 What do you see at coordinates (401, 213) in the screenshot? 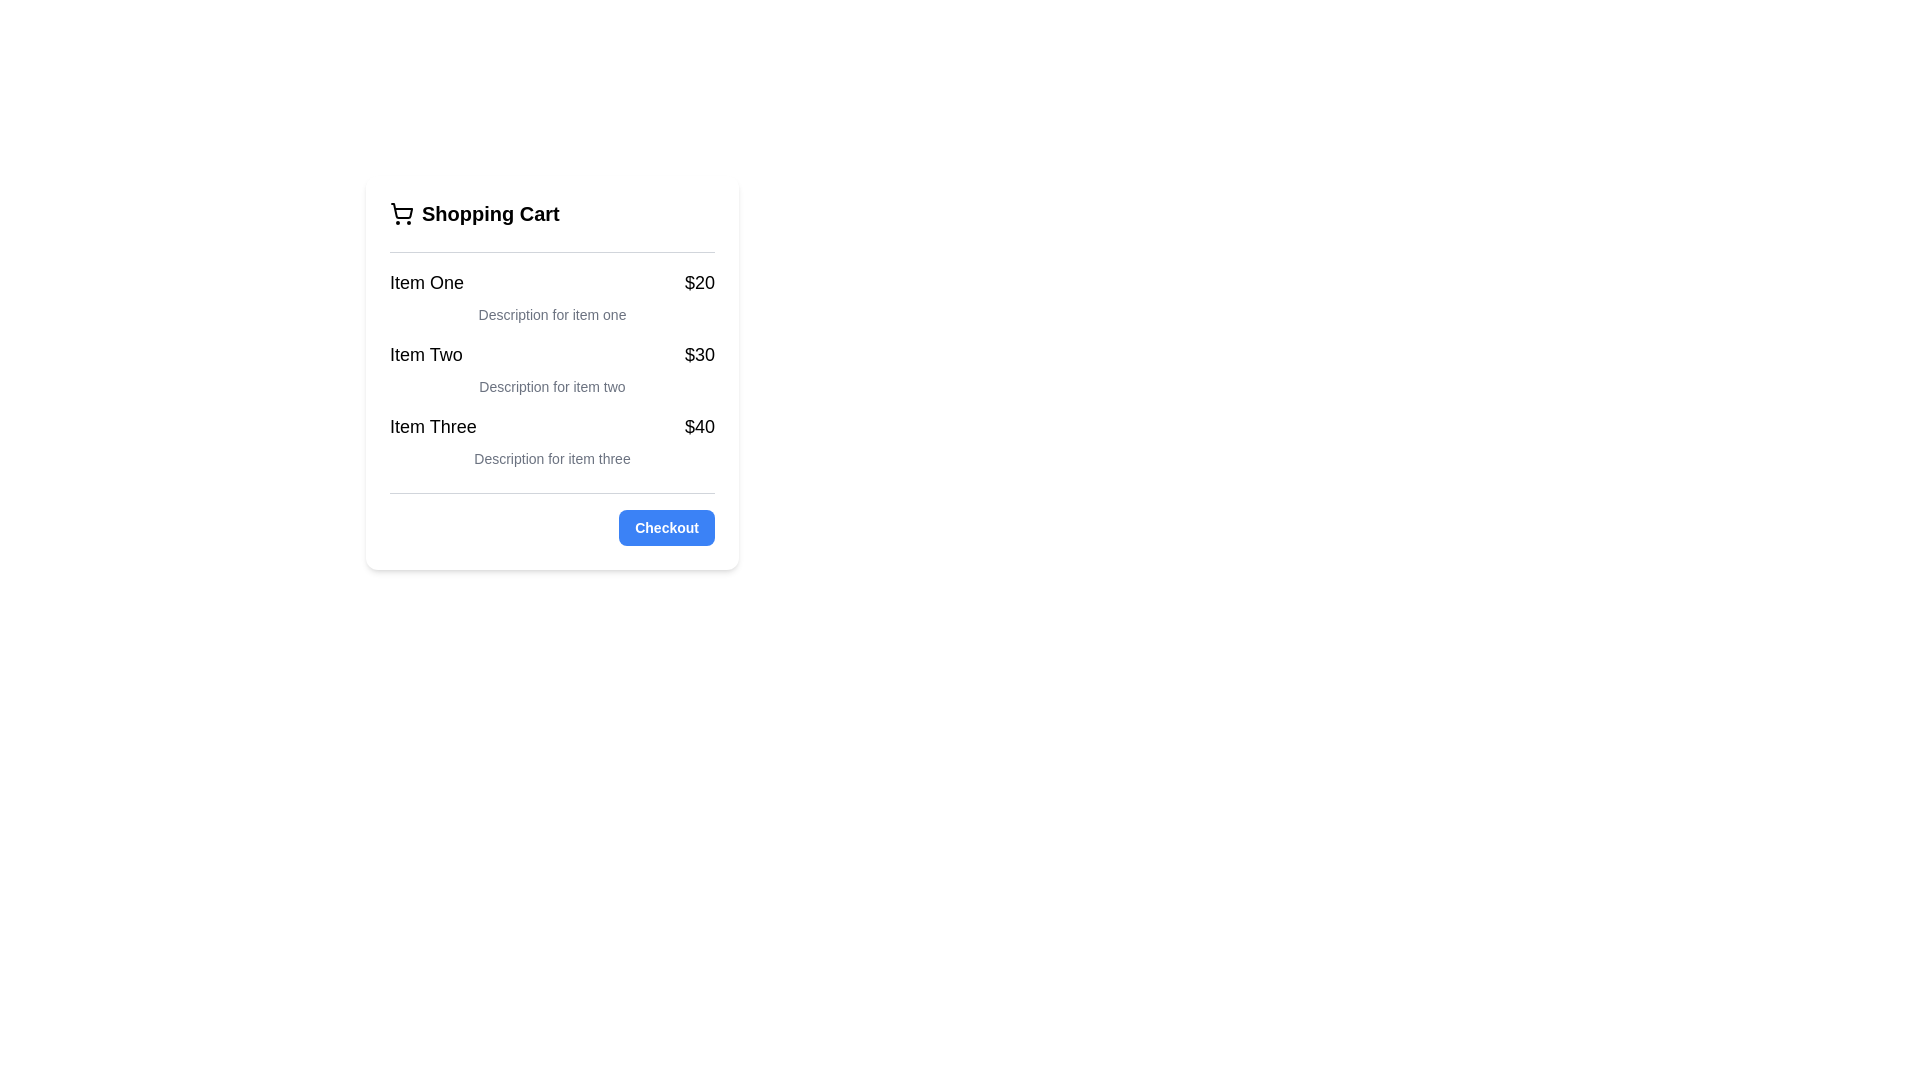
I see `the shopping cart icon, which is styled with a stroke-based outline and positioned to the left of the 'Shopping Cart' text` at bounding box center [401, 213].